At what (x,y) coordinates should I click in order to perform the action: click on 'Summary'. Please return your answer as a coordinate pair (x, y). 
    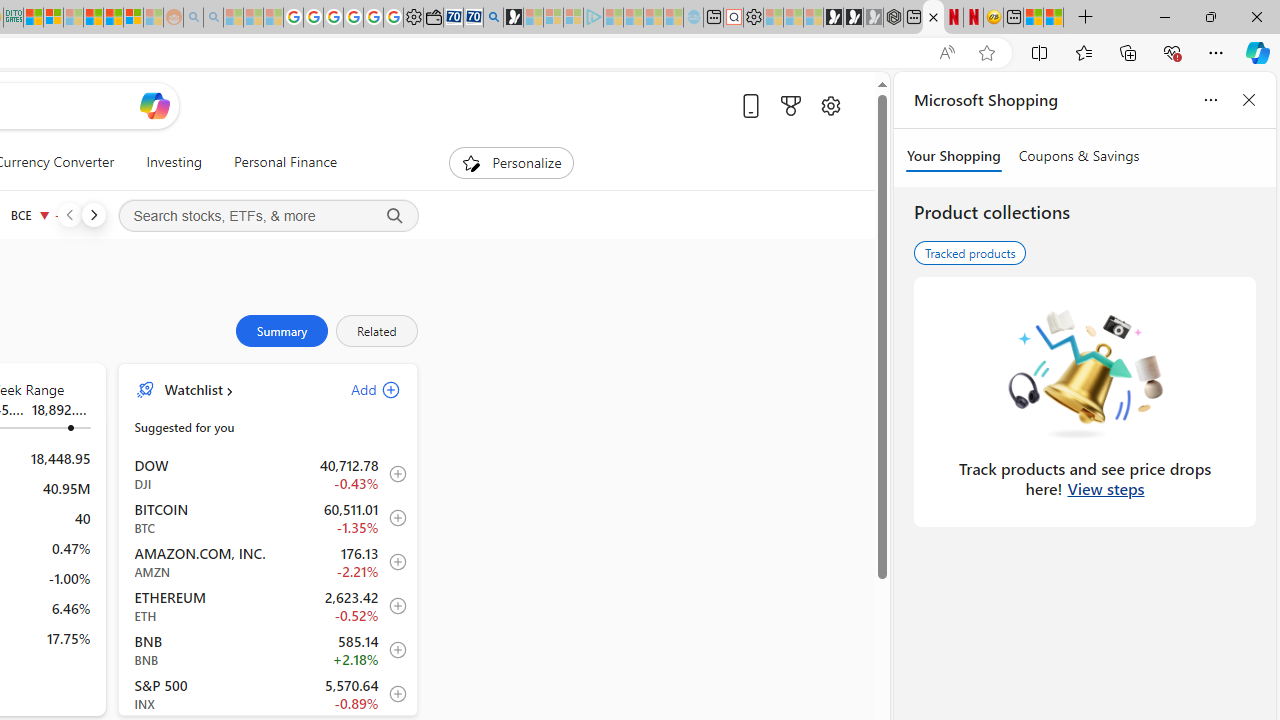
    Looking at the image, I should click on (280, 330).